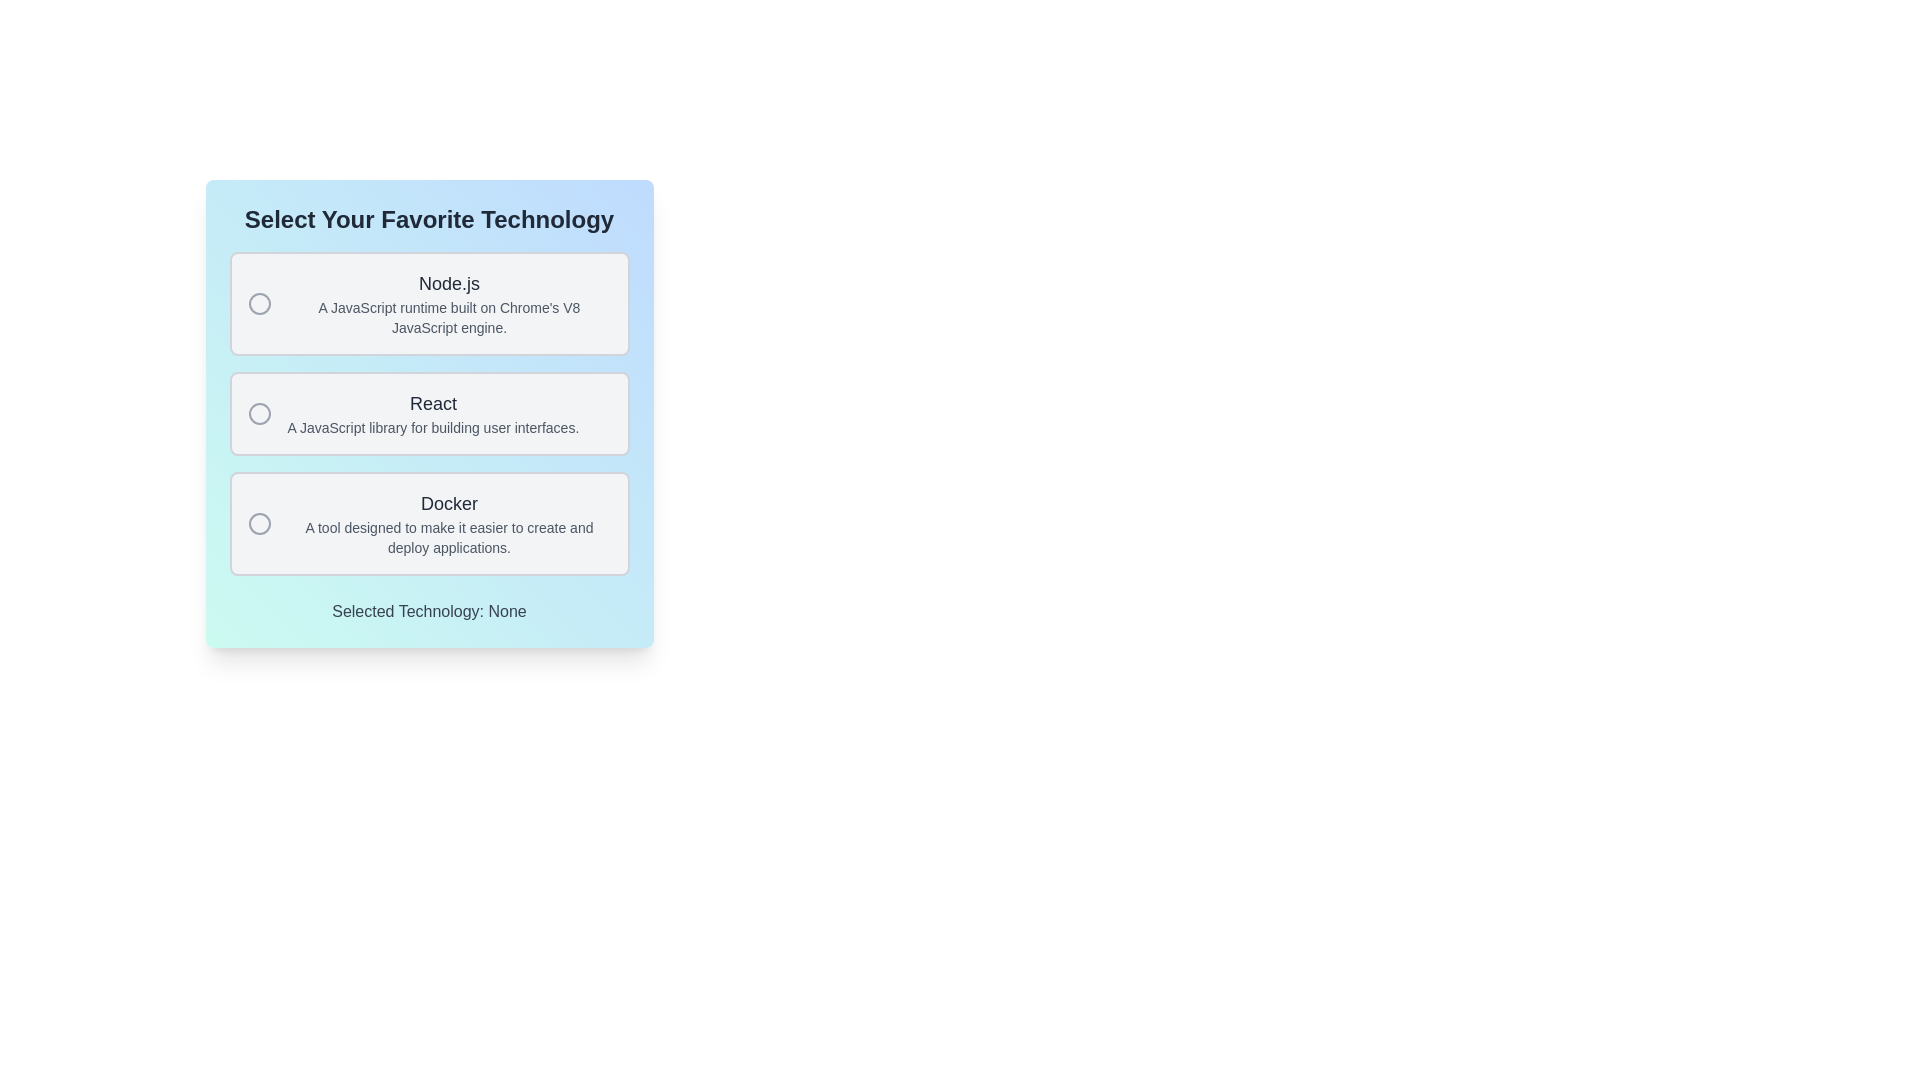 The width and height of the screenshot is (1920, 1080). What do you see at coordinates (428, 523) in the screenshot?
I see `the 'Docker' selectable list item` at bounding box center [428, 523].